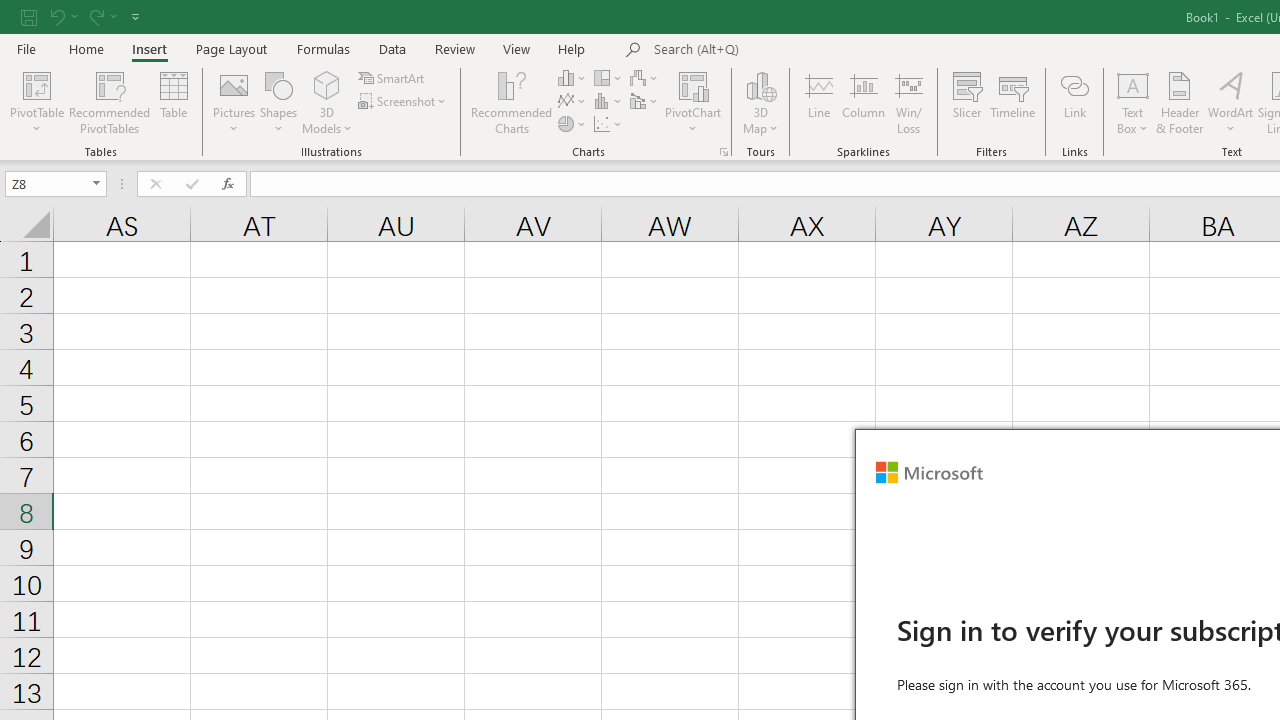 The image size is (1280, 720). I want to click on 'Quick Access Toolbar', so click(81, 16).